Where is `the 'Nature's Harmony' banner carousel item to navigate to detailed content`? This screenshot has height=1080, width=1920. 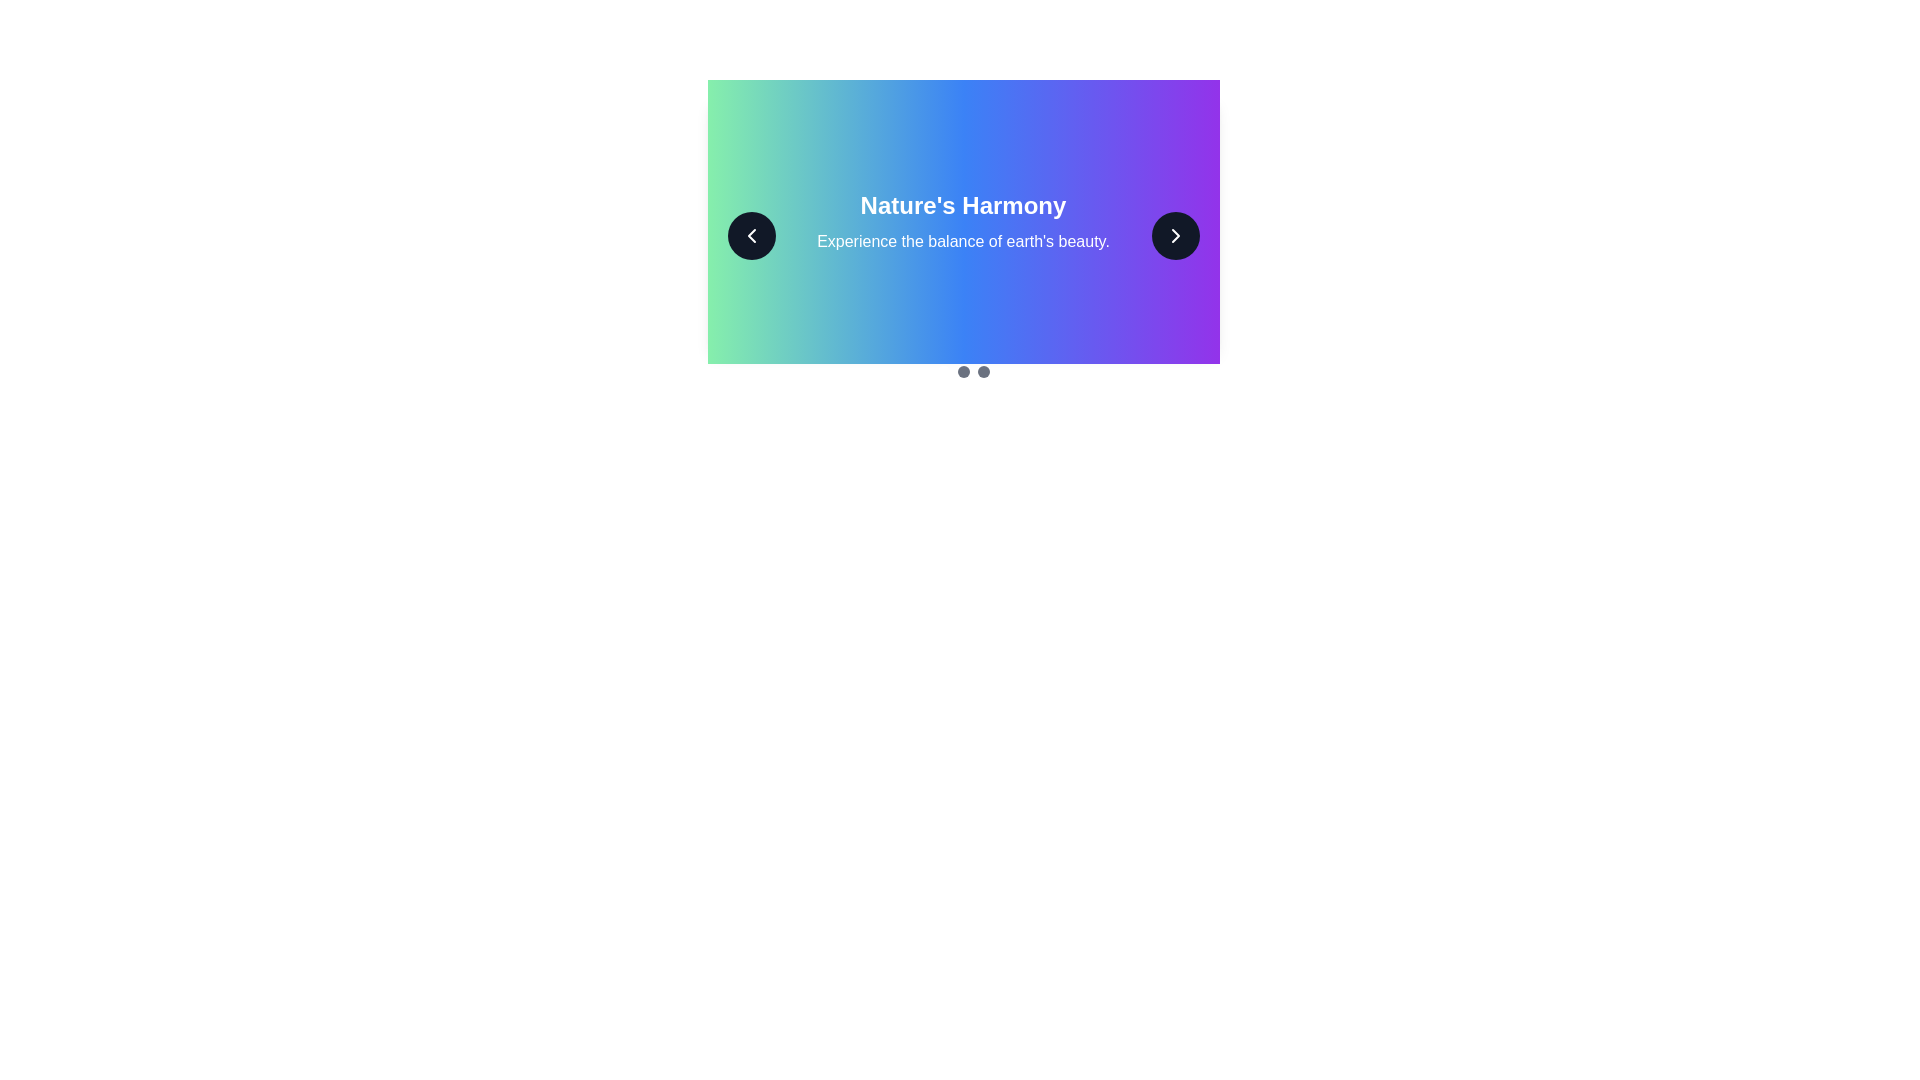 the 'Nature's Harmony' banner carousel item to navigate to detailed content is located at coordinates (963, 222).